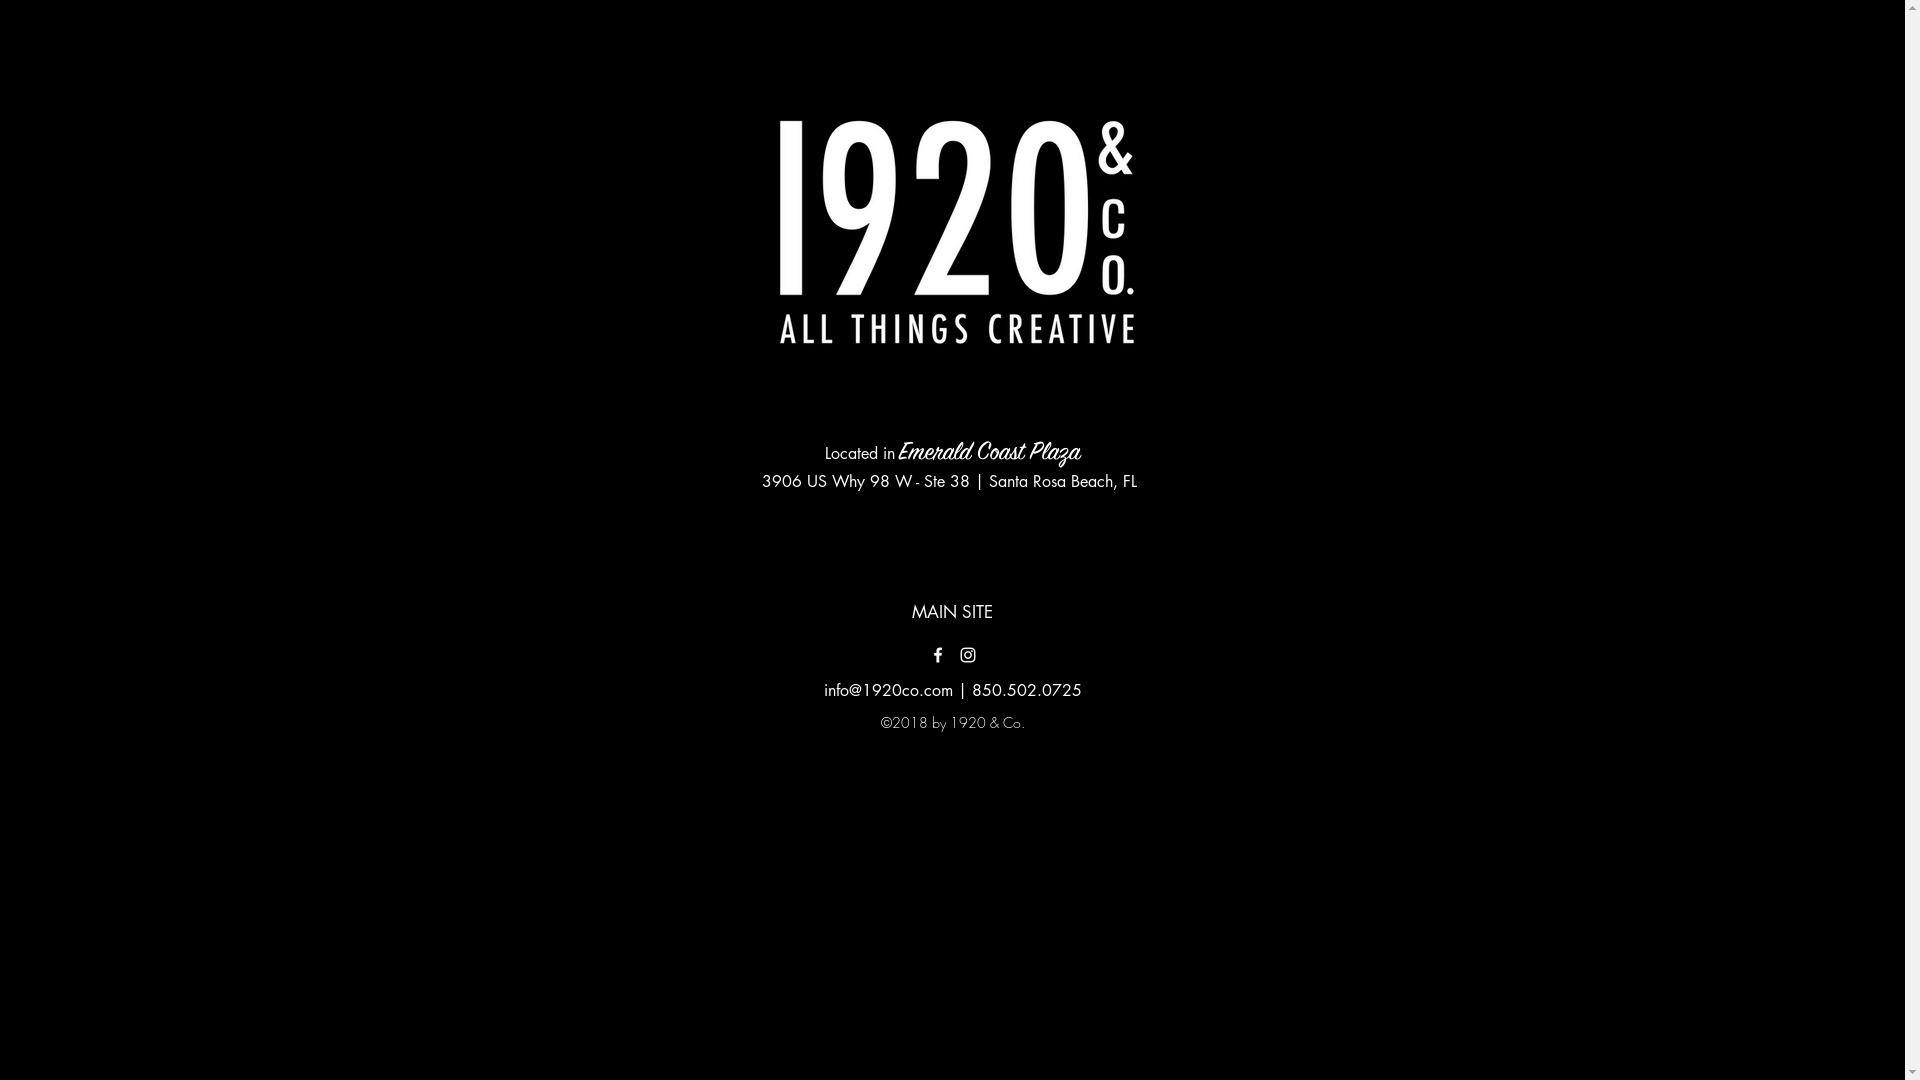 Image resolution: width=1920 pixels, height=1080 pixels. I want to click on 'info@1920co.com', so click(887, 689).